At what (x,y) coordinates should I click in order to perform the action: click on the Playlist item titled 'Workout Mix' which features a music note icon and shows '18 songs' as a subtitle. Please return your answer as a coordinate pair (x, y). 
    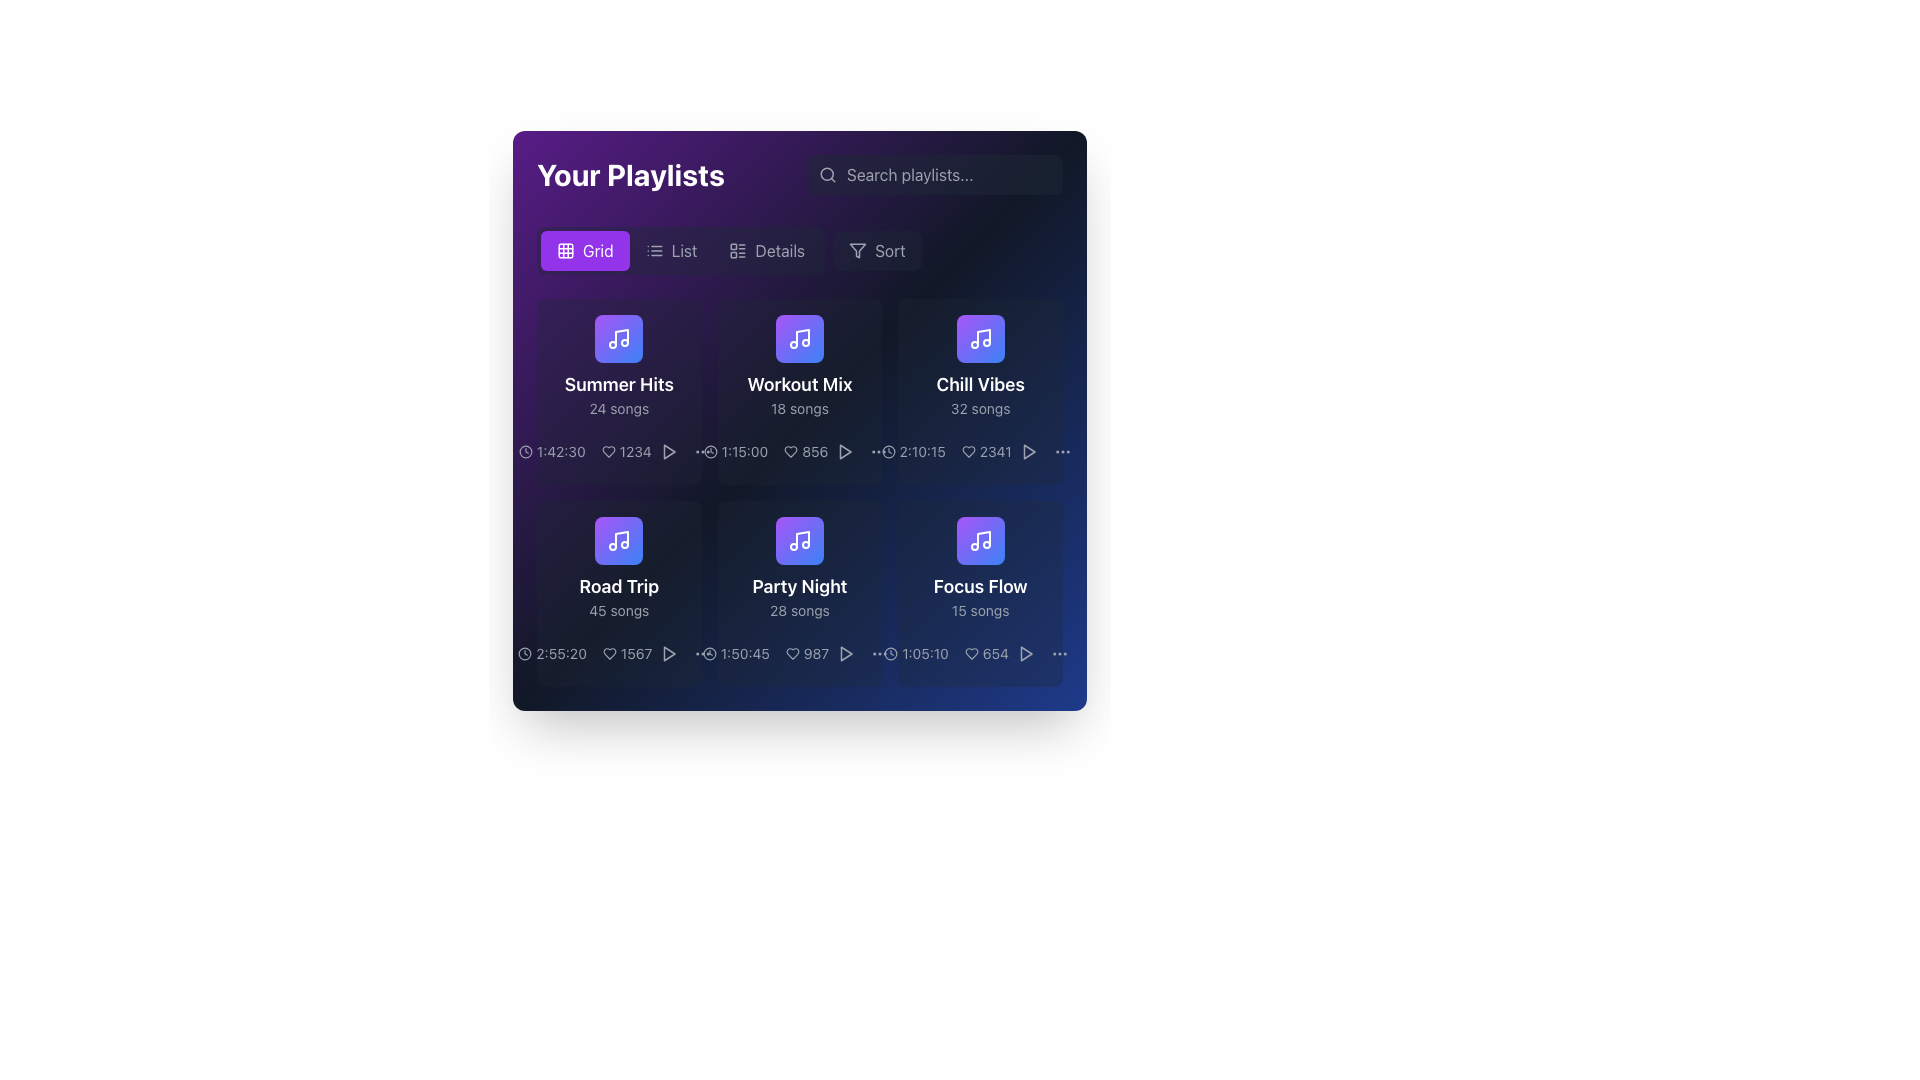
    Looking at the image, I should click on (800, 366).